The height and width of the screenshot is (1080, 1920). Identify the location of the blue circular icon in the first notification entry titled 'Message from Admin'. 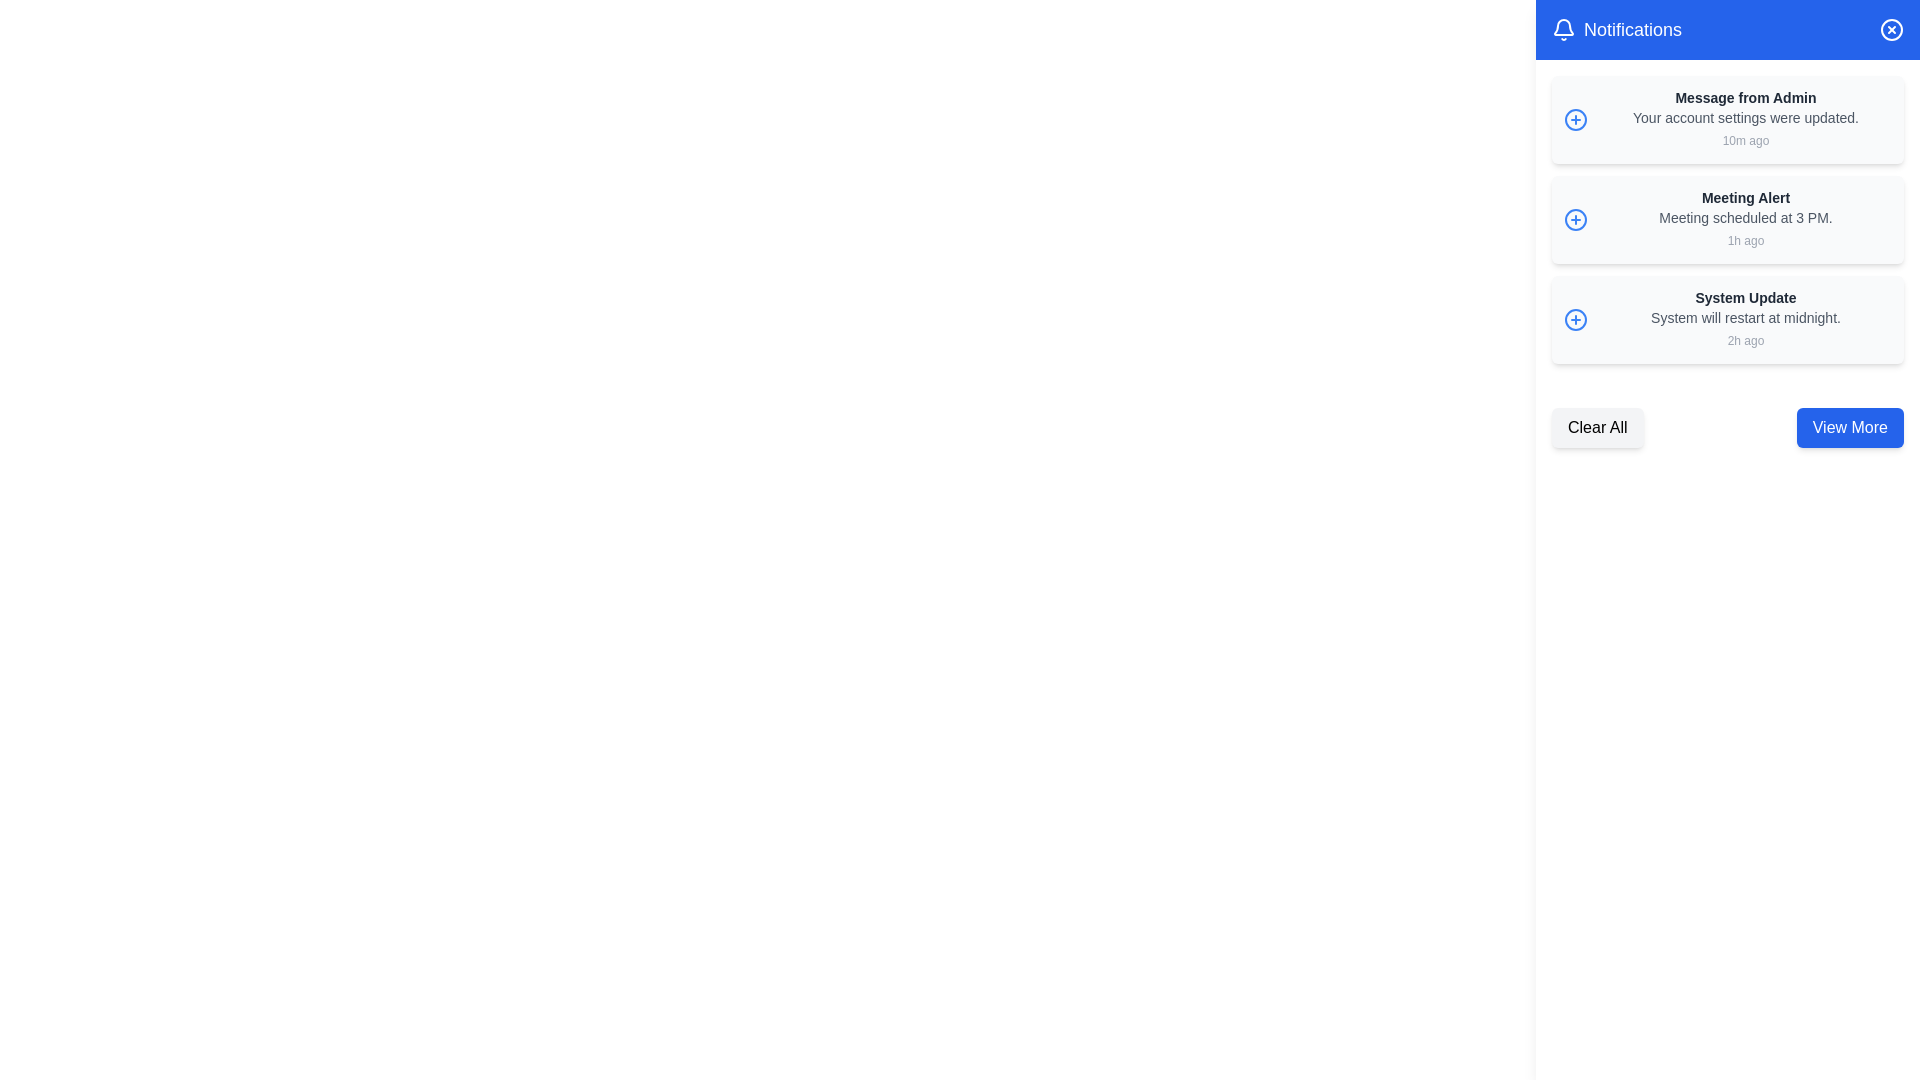
(1574, 119).